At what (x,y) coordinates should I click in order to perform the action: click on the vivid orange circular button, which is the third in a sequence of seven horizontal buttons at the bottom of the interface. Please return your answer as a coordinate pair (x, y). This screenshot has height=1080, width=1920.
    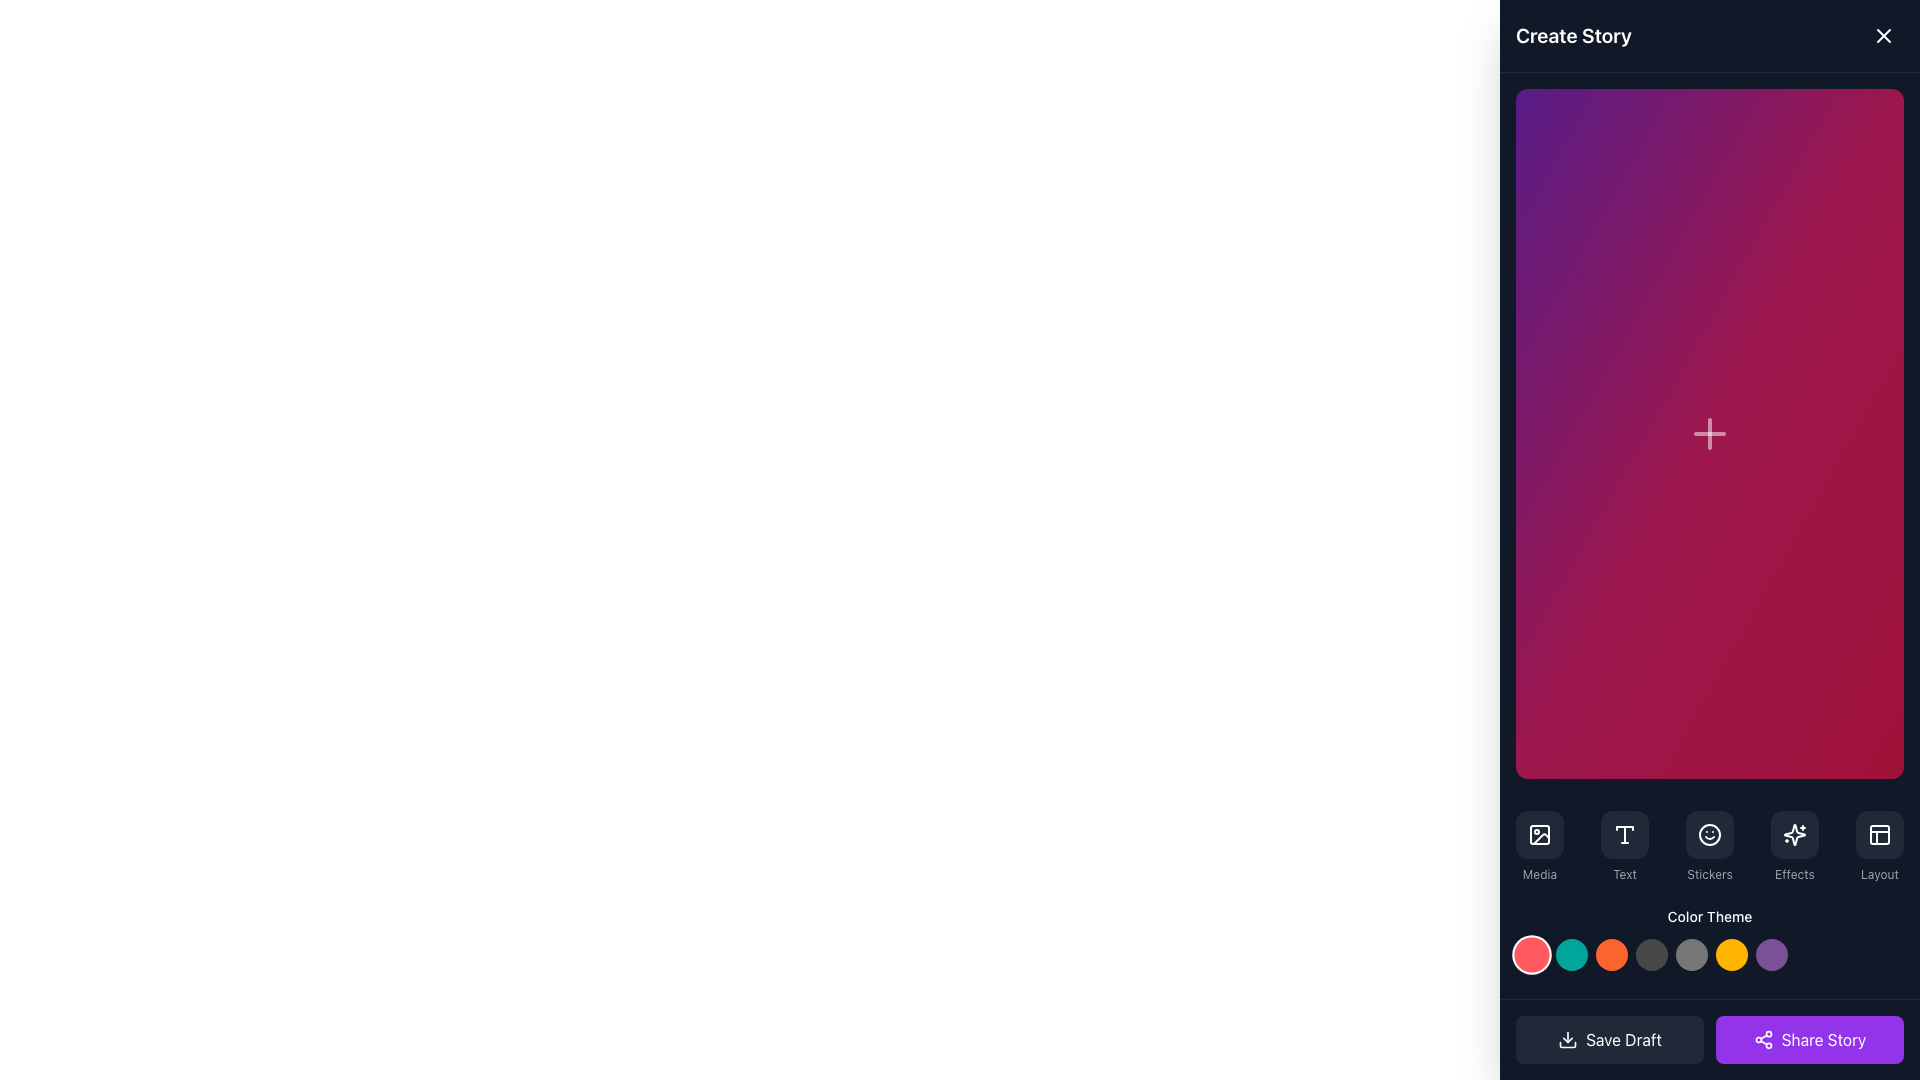
    Looking at the image, I should click on (1612, 952).